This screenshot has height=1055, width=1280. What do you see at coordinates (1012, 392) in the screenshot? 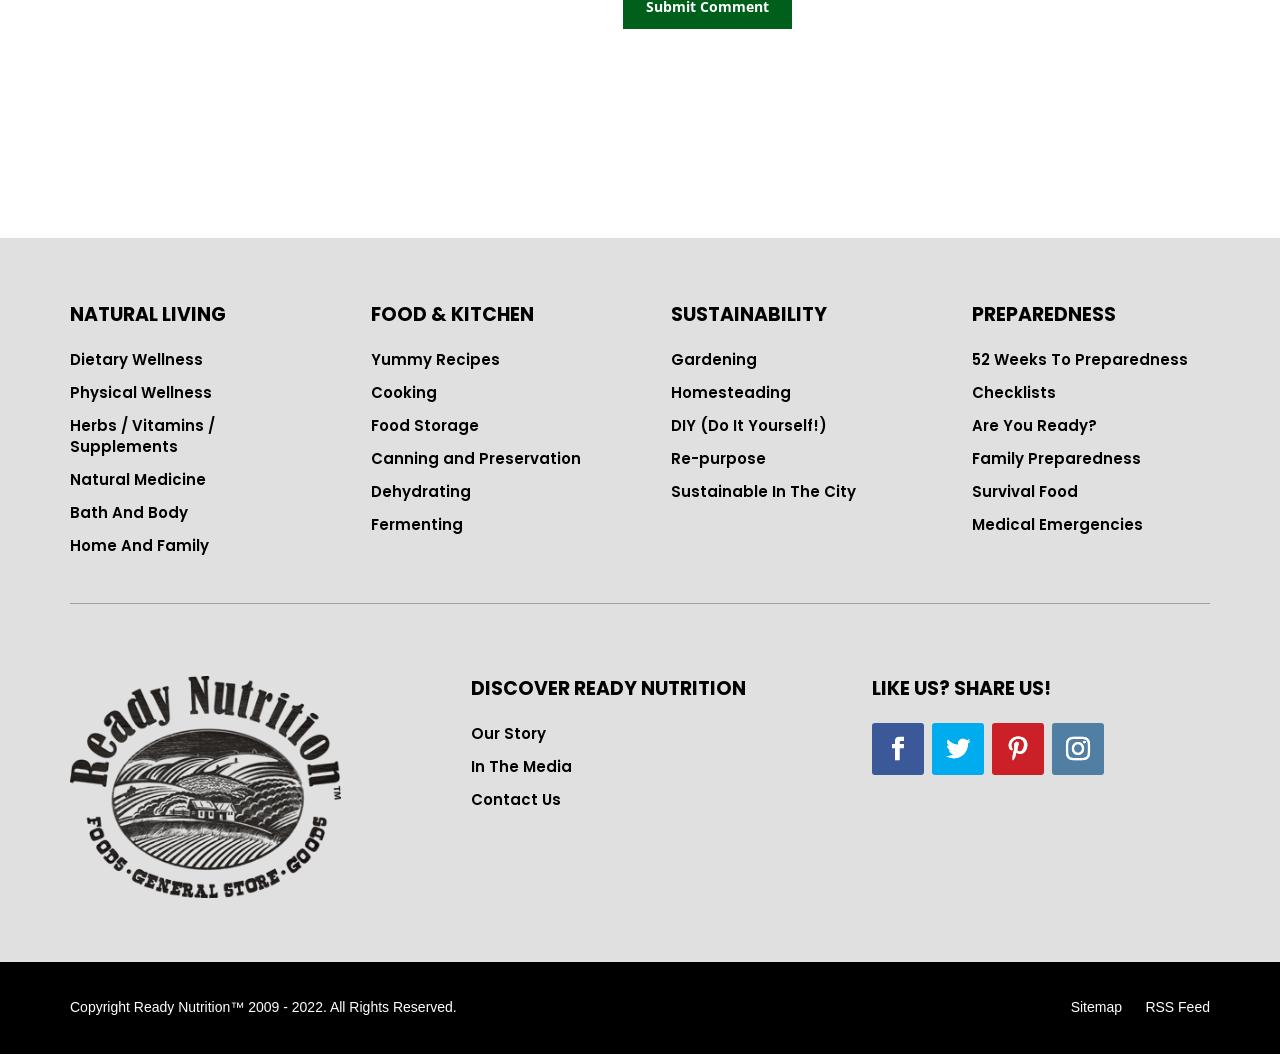
I see `'Checklists'` at bounding box center [1012, 392].